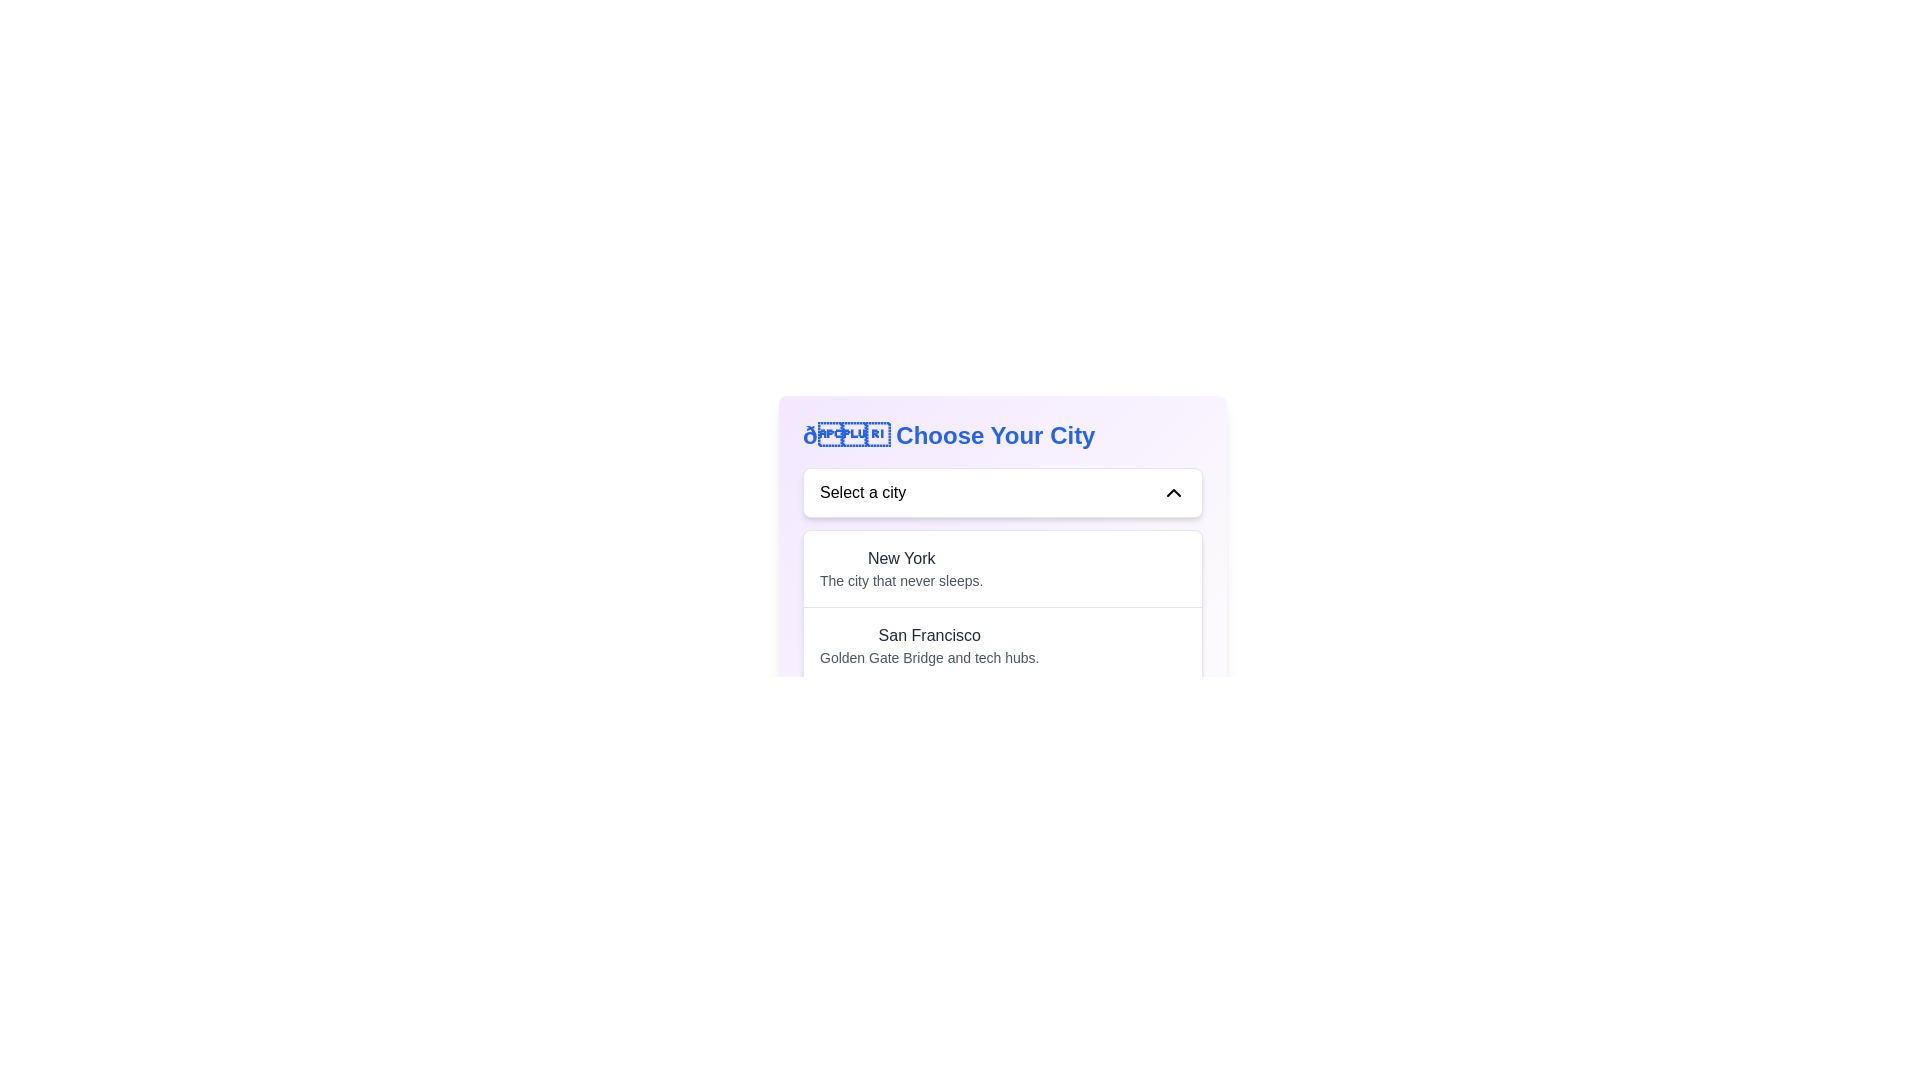 The height and width of the screenshot is (1080, 1920). Describe the element at coordinates (863, 493) in the screenshot. I see `the text label displaying 'Select a city'` at that location.